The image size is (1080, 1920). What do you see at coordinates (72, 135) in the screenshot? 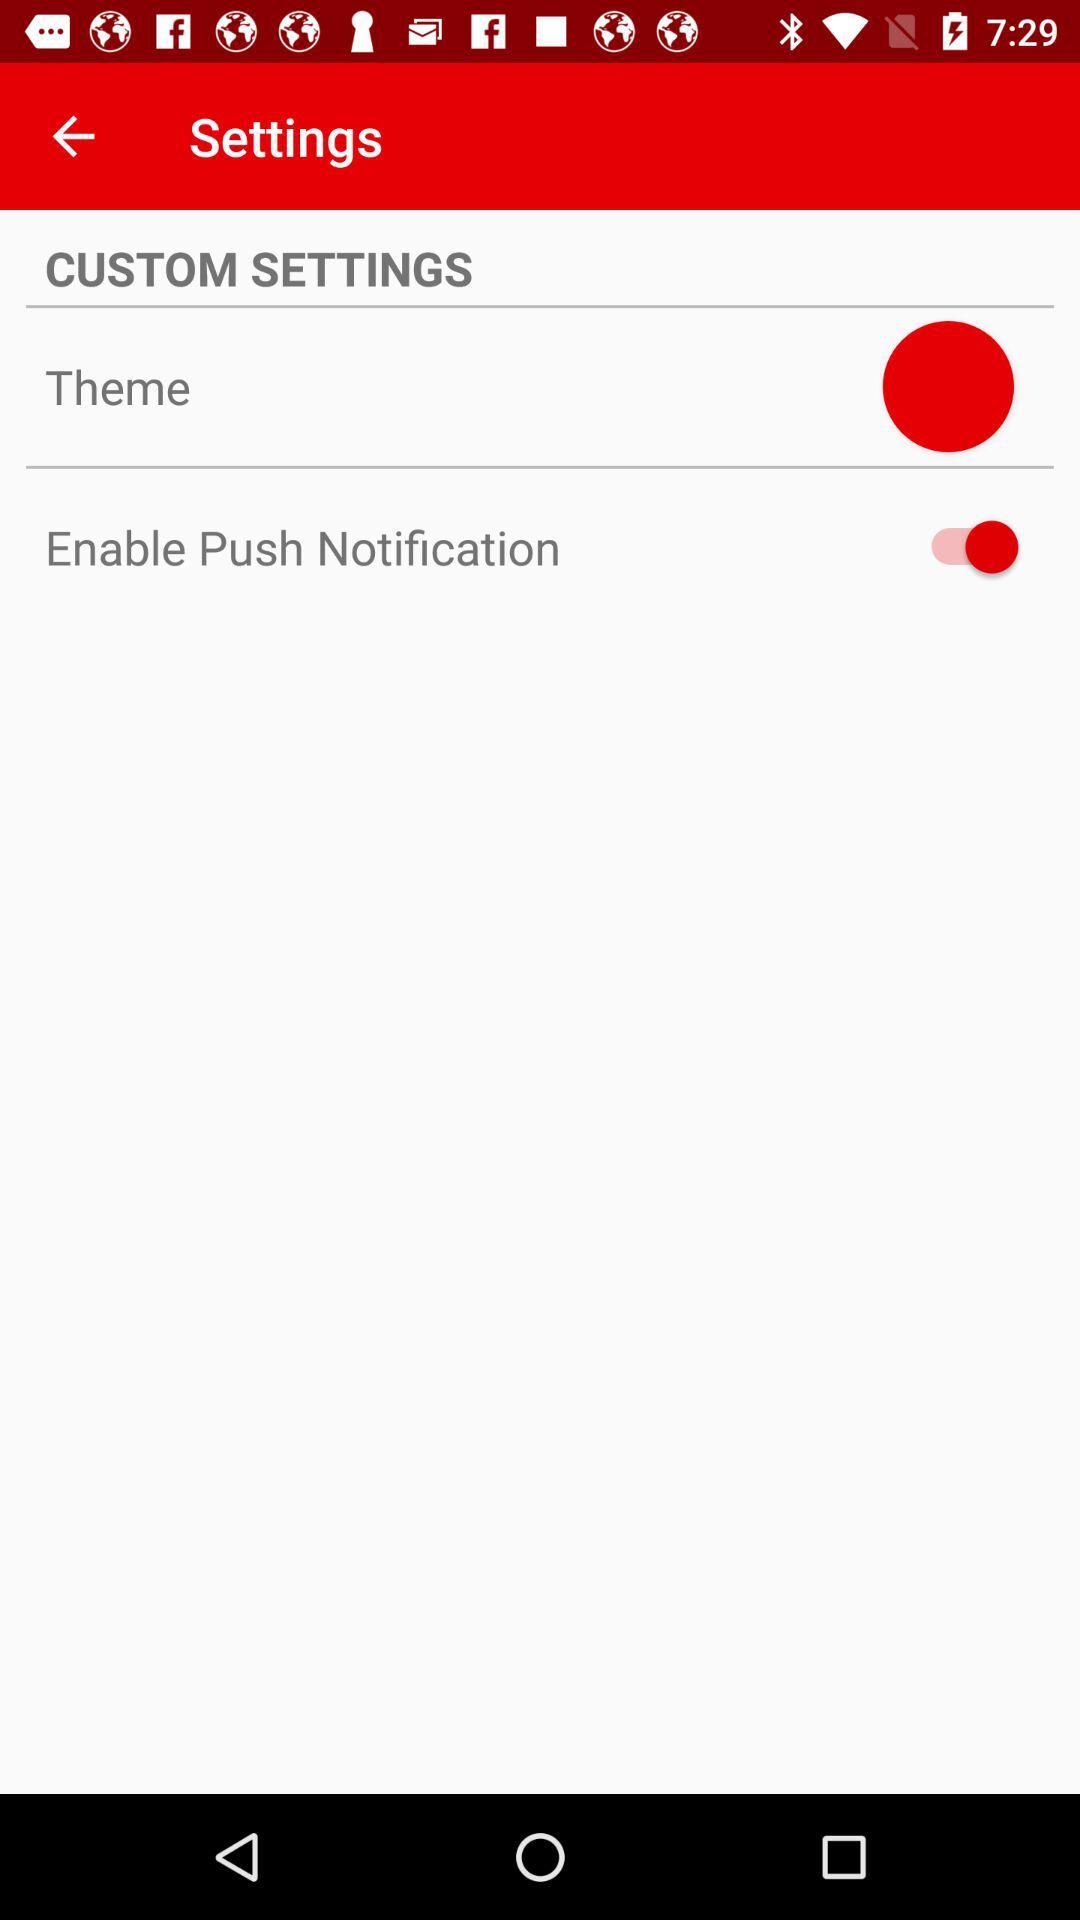
I see `the item to the left of settings` at bounding box center [72, 135].